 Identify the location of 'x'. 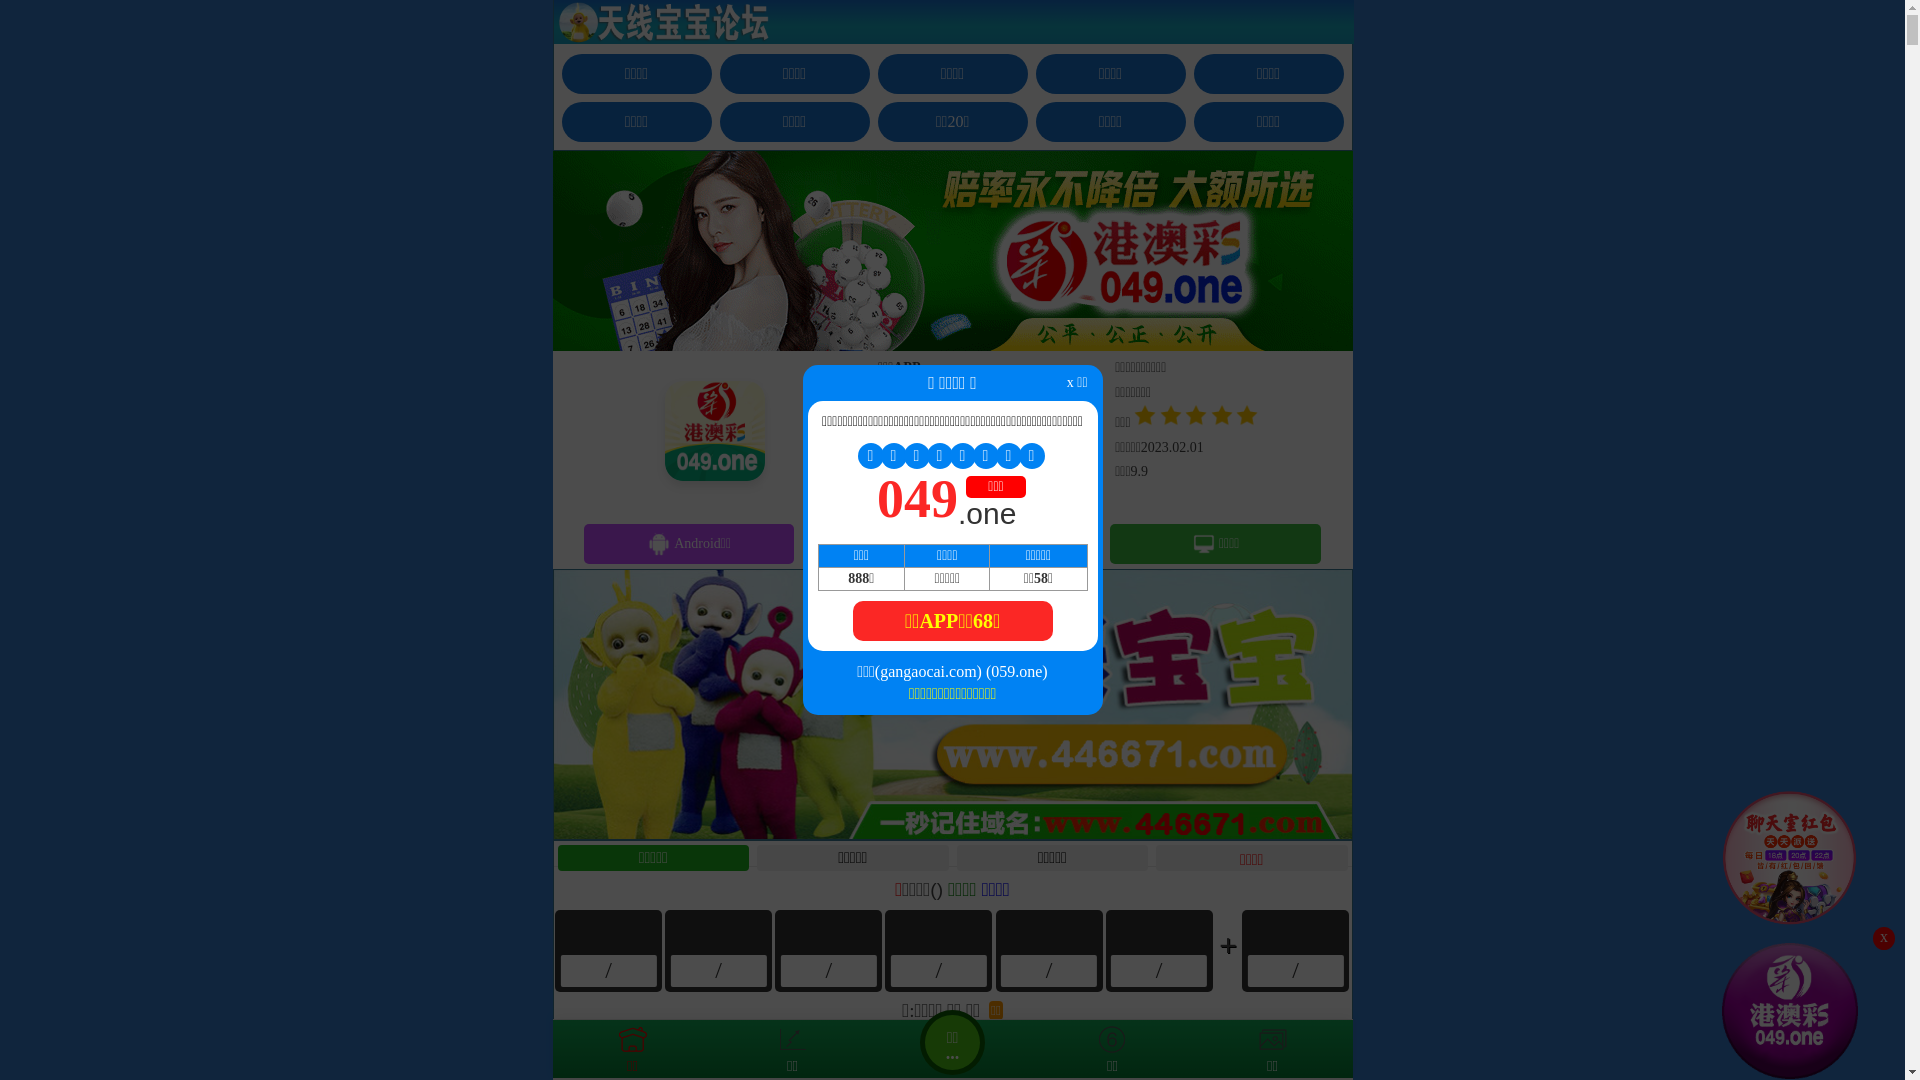
(1882, 938).